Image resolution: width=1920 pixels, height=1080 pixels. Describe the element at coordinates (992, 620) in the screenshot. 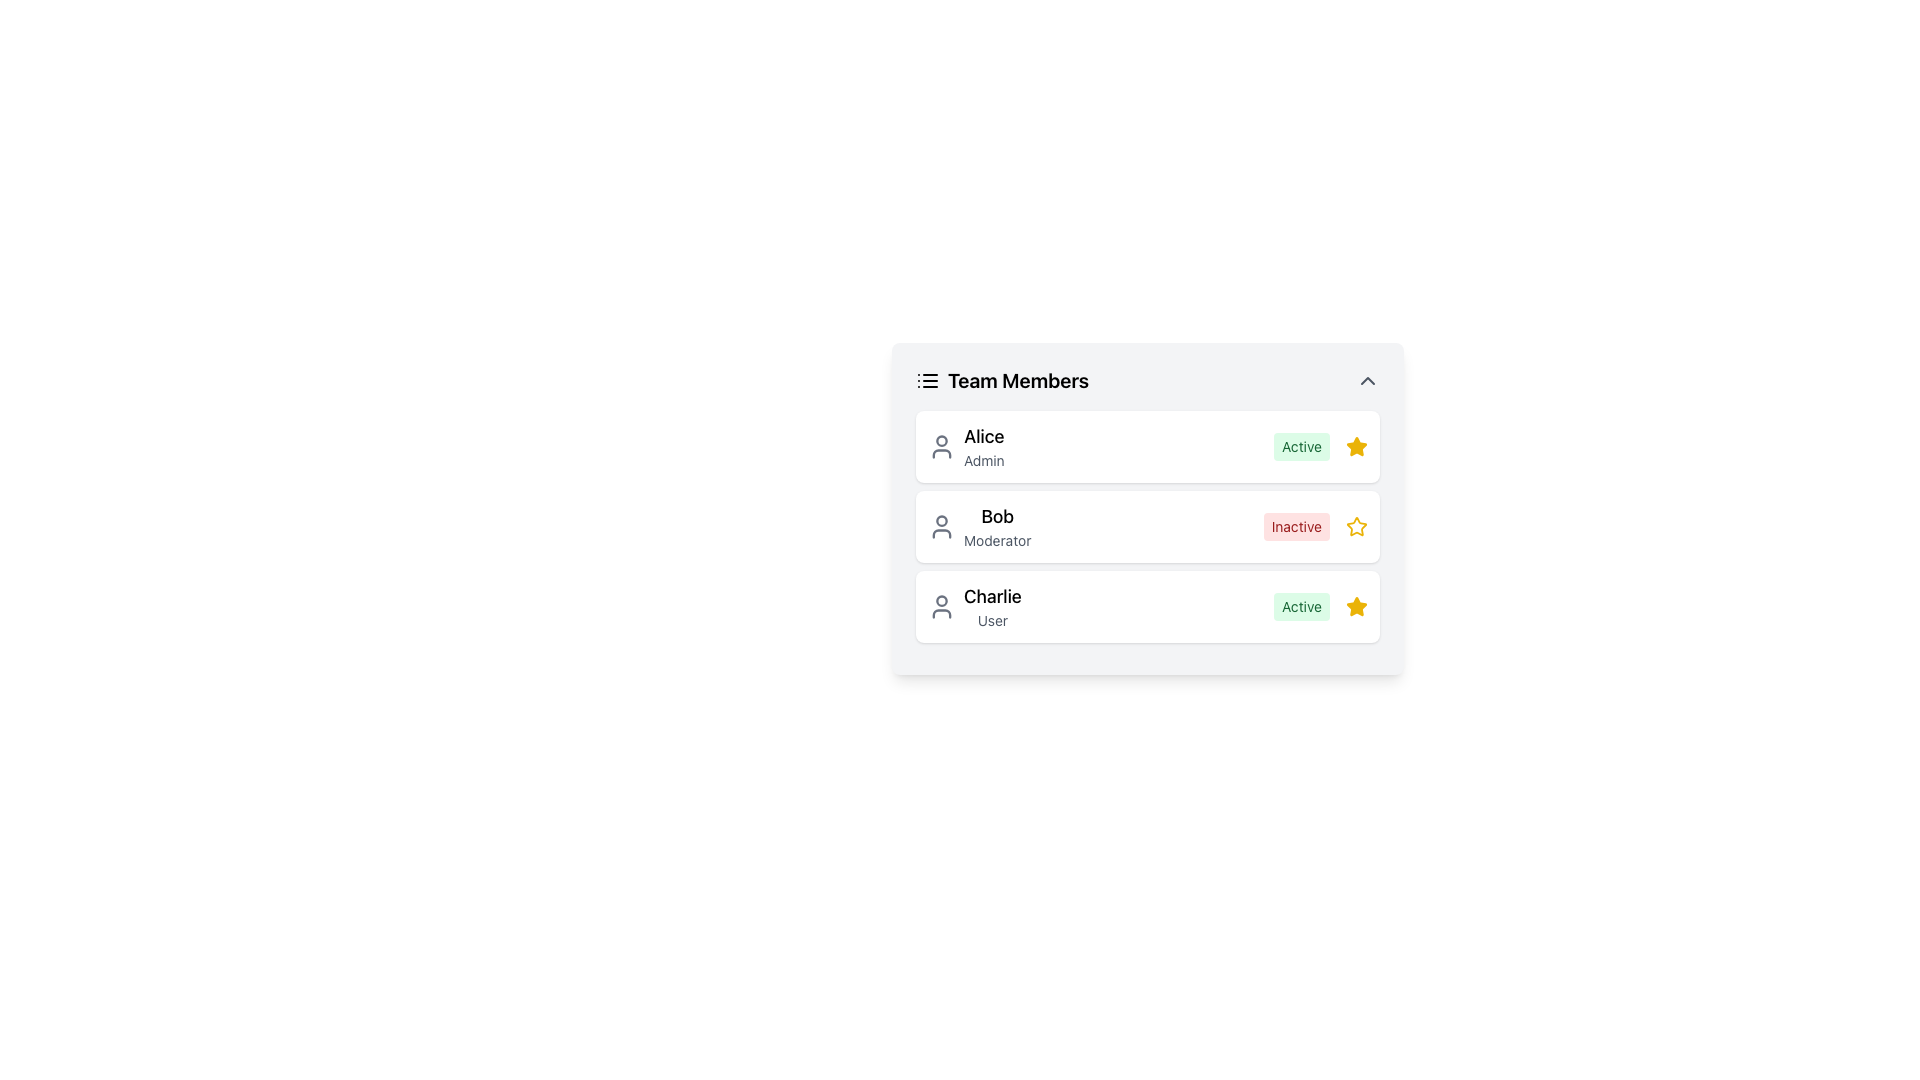

I see `the small-sized gray text label reading 'User', which is located below 'Charlie' in the Team Members list` at that location.